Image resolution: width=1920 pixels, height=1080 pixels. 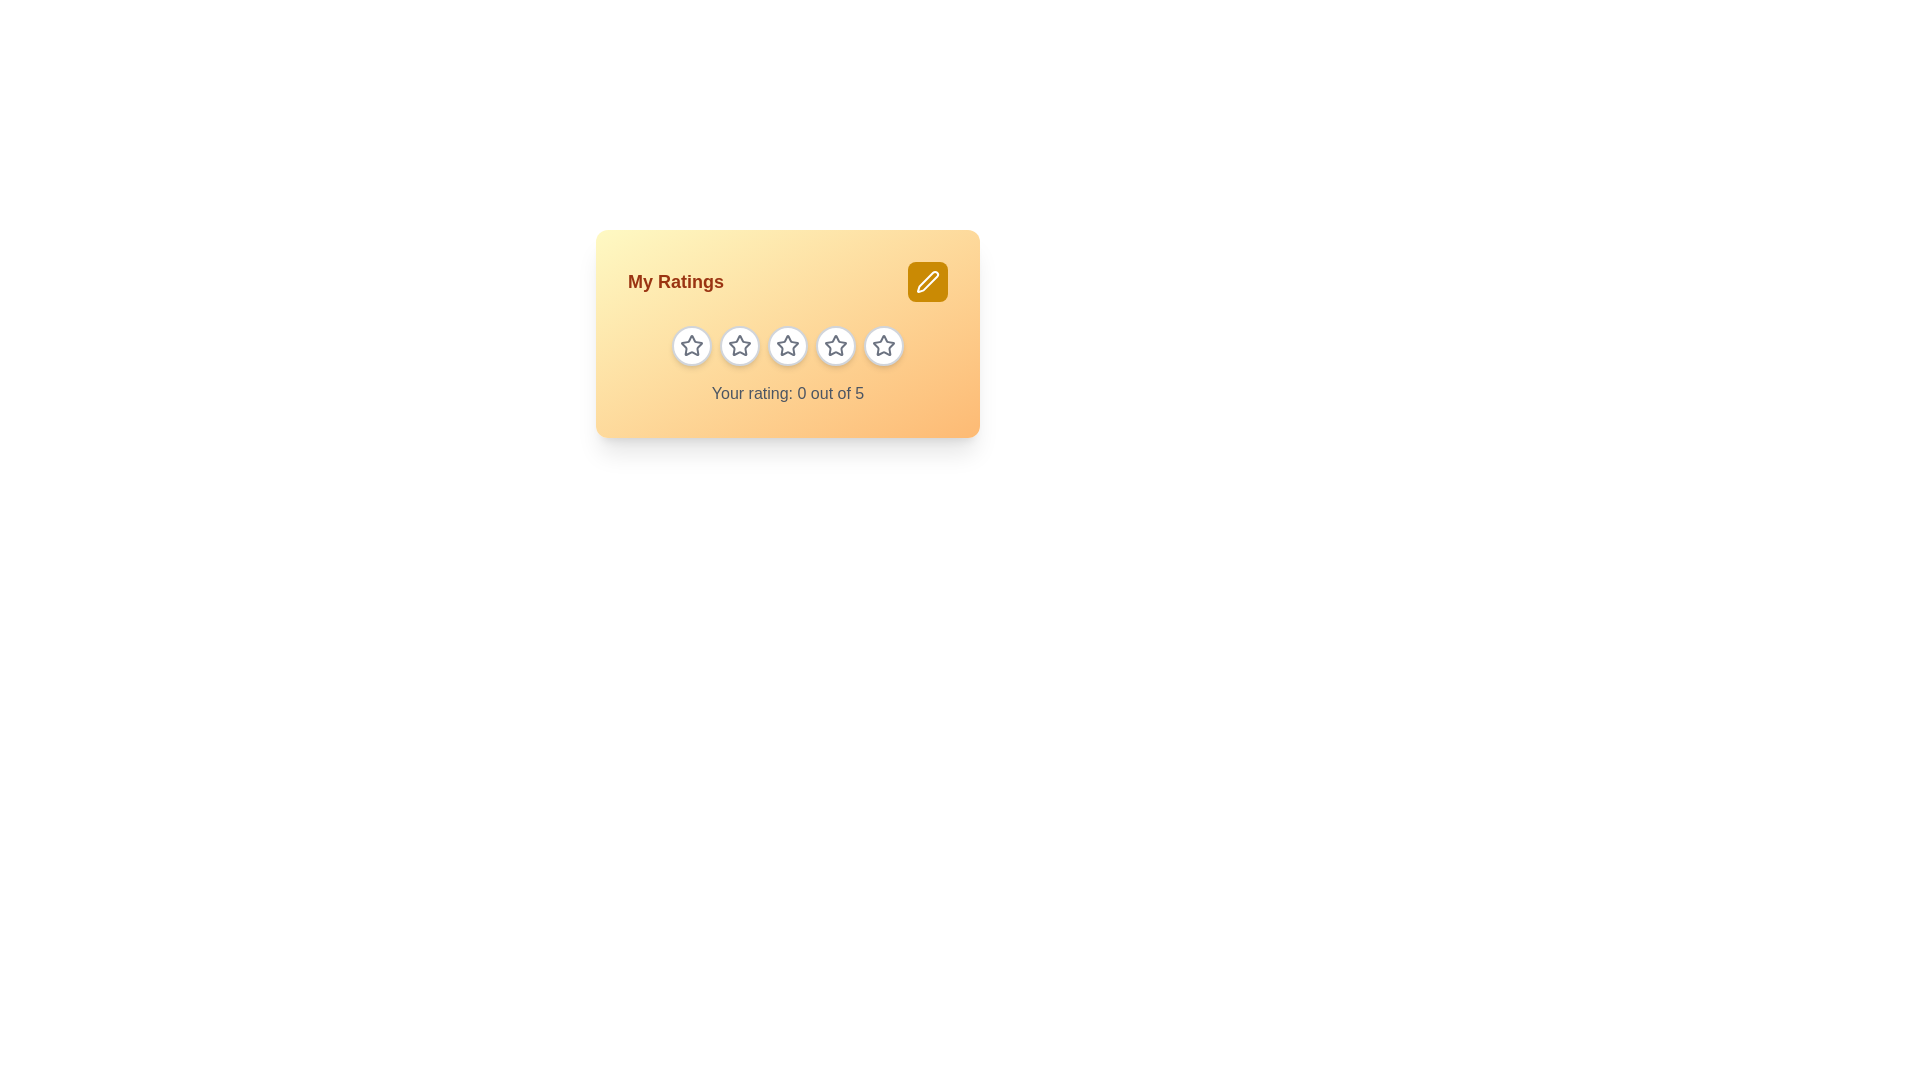 I want to click on the first star icon in the five-star rating system on the yellow card labeled 'My Ratings', so click(x=691, y=344).